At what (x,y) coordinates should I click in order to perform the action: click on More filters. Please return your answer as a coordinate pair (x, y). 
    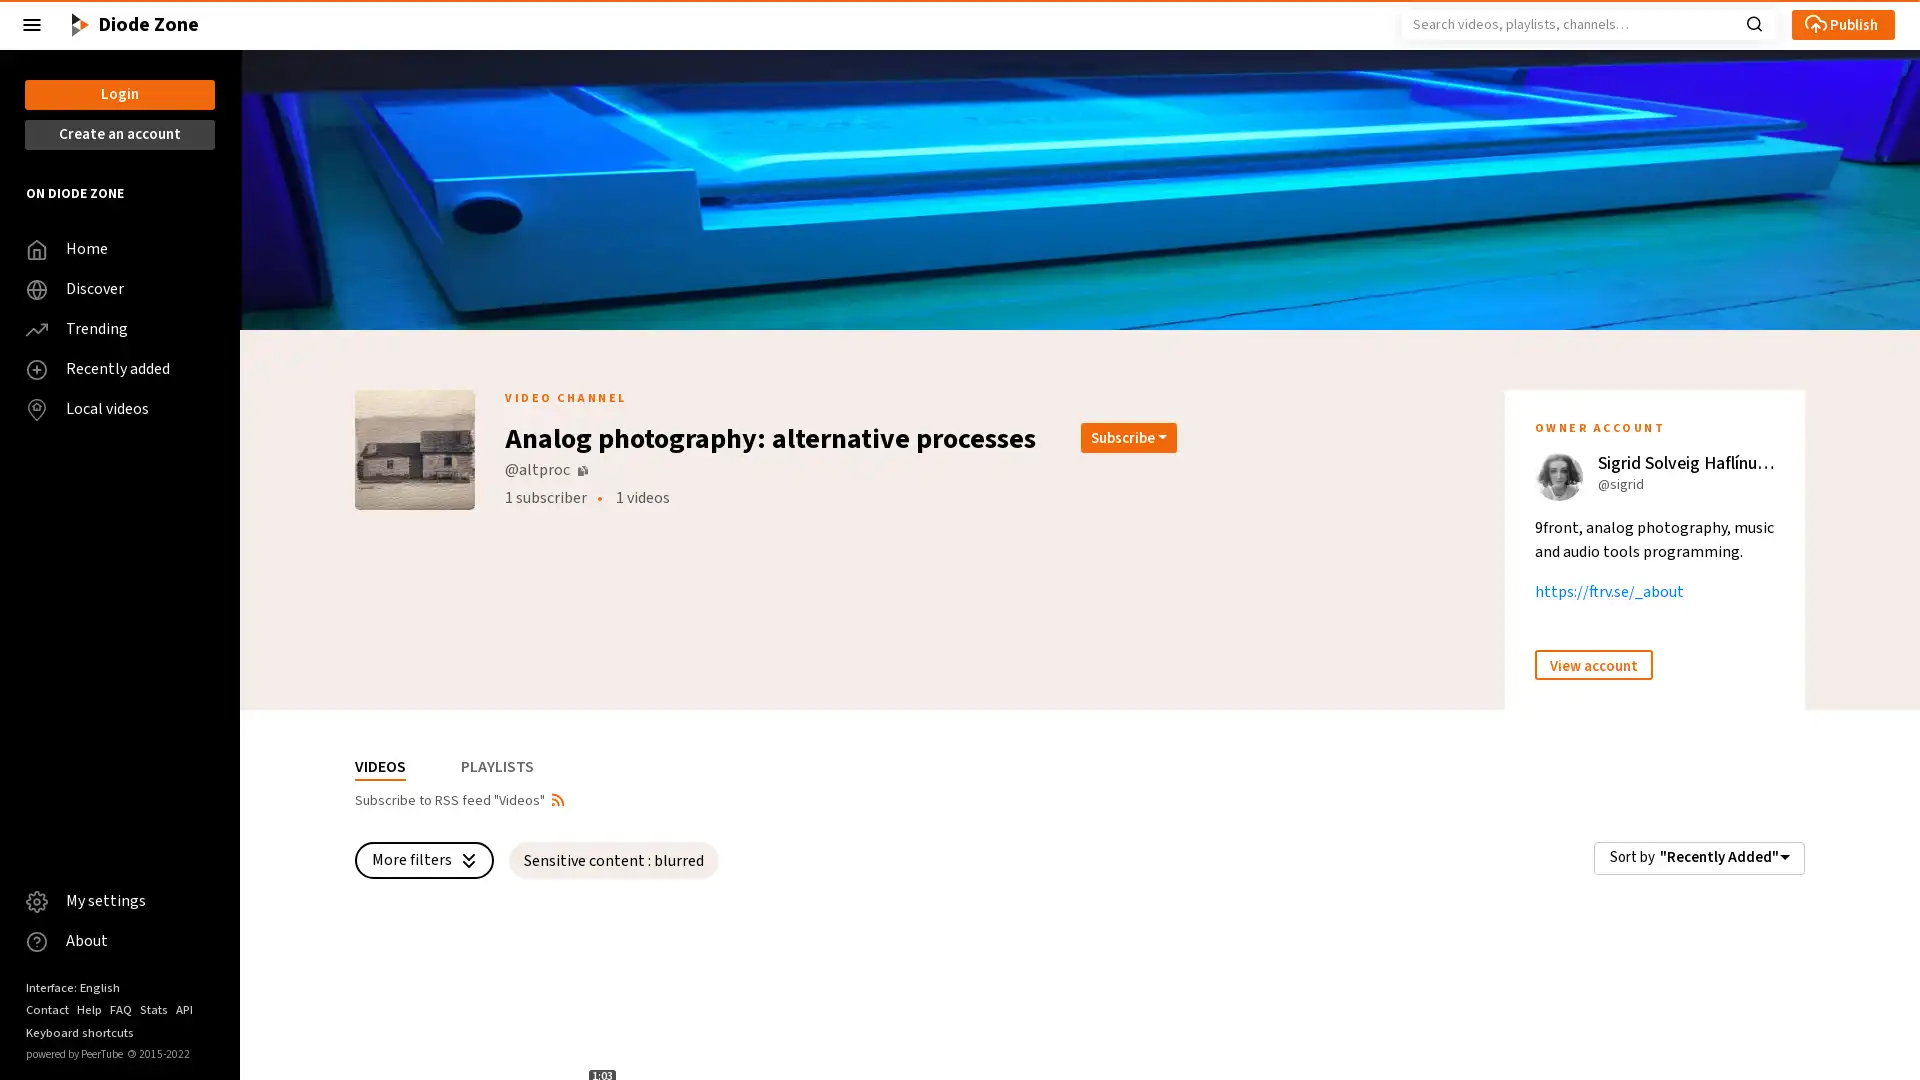
    Looking at the image, I should click on (423, 859).